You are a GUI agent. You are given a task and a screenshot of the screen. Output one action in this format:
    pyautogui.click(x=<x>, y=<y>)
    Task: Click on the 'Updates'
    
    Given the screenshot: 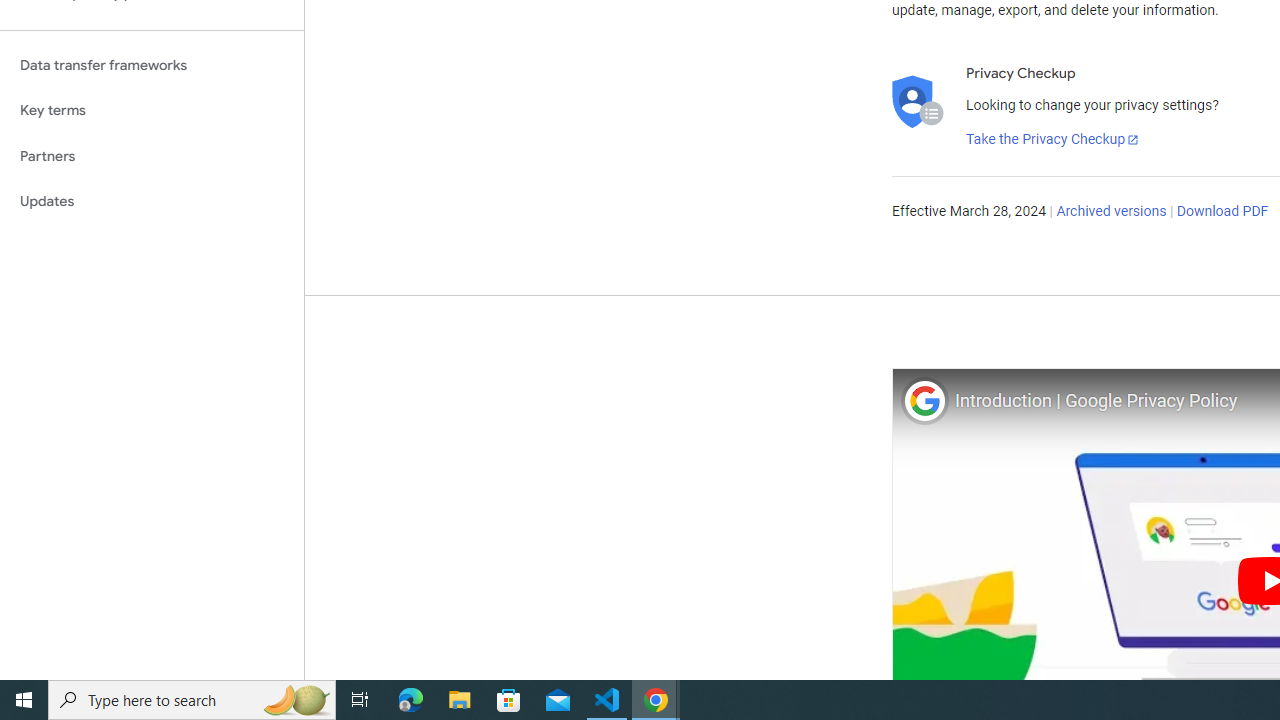 What is the action you would take?
    pyautogui.click(x=151, y=201)
    